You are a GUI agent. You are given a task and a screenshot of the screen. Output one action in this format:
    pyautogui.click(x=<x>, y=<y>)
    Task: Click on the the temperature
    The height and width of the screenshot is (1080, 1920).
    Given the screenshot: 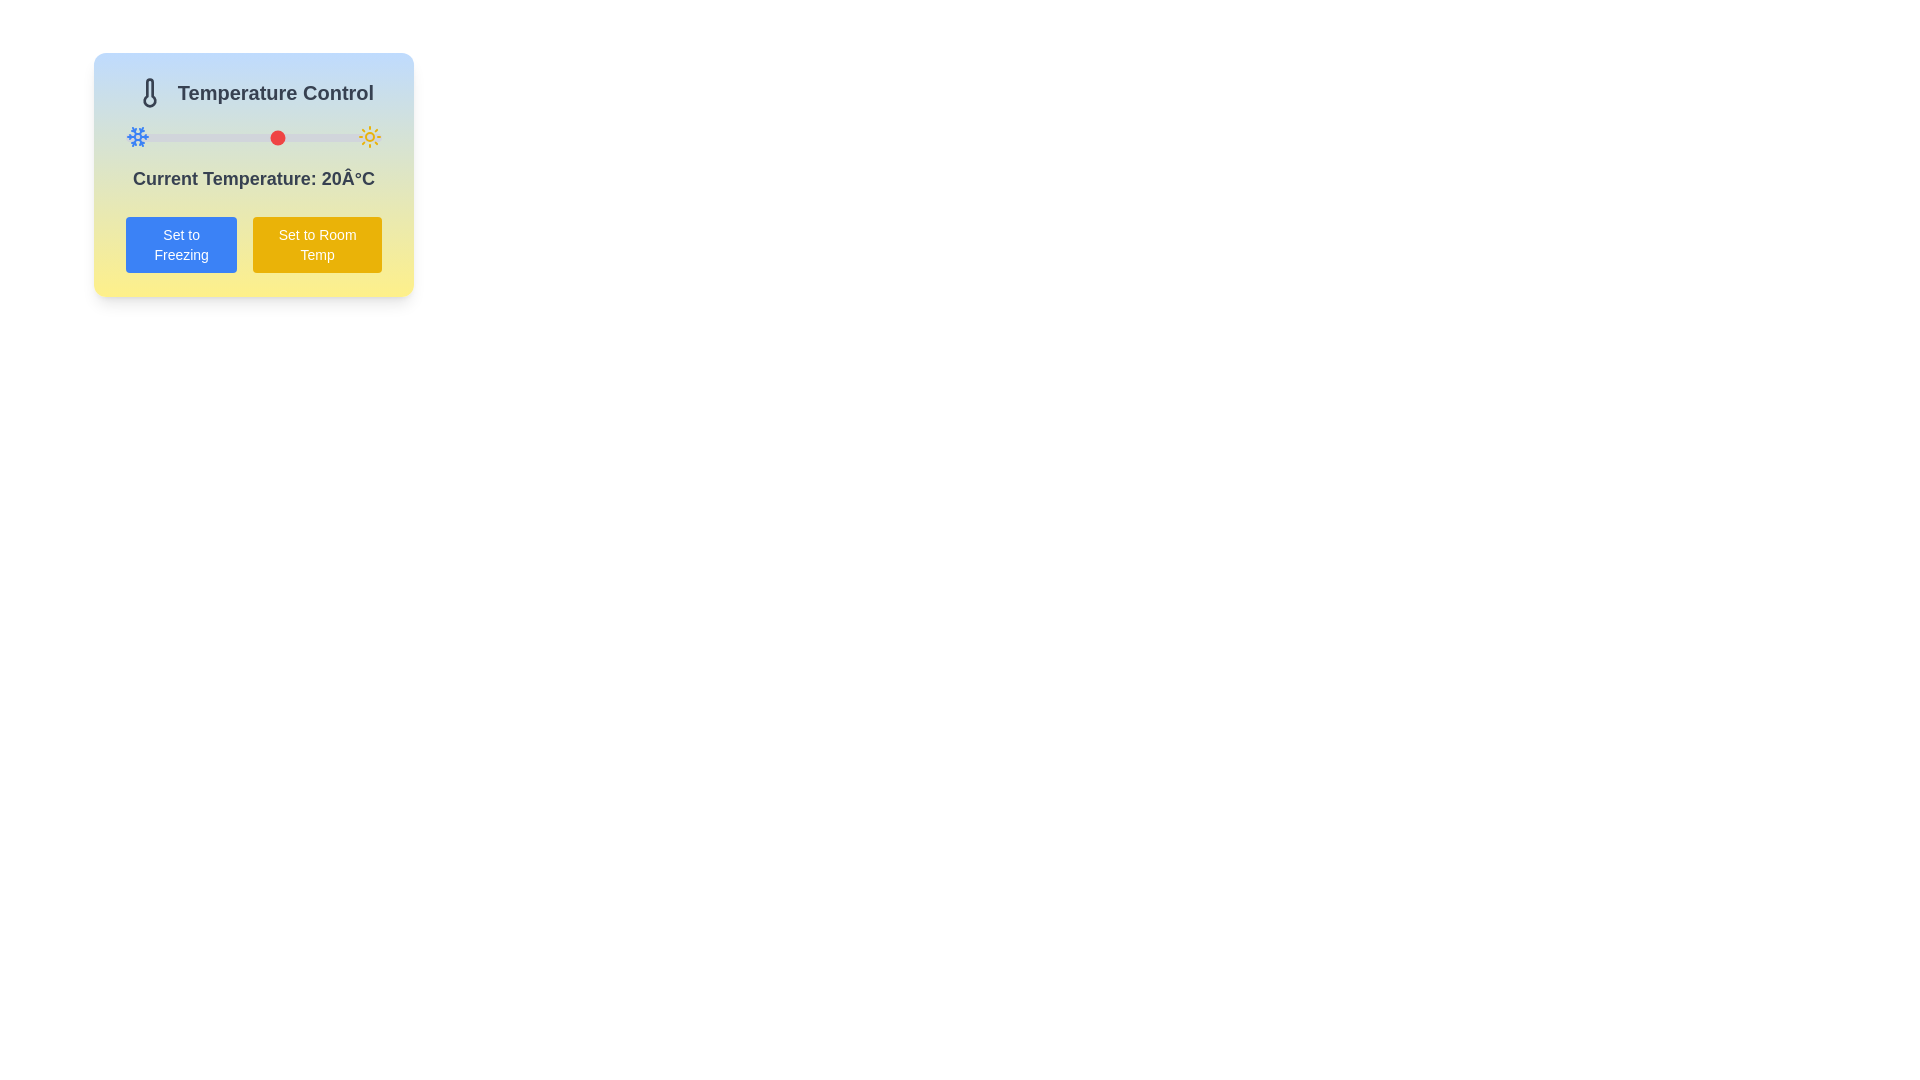 What is the action you would take?
    pyautogui.click(x=202, y=137)
    